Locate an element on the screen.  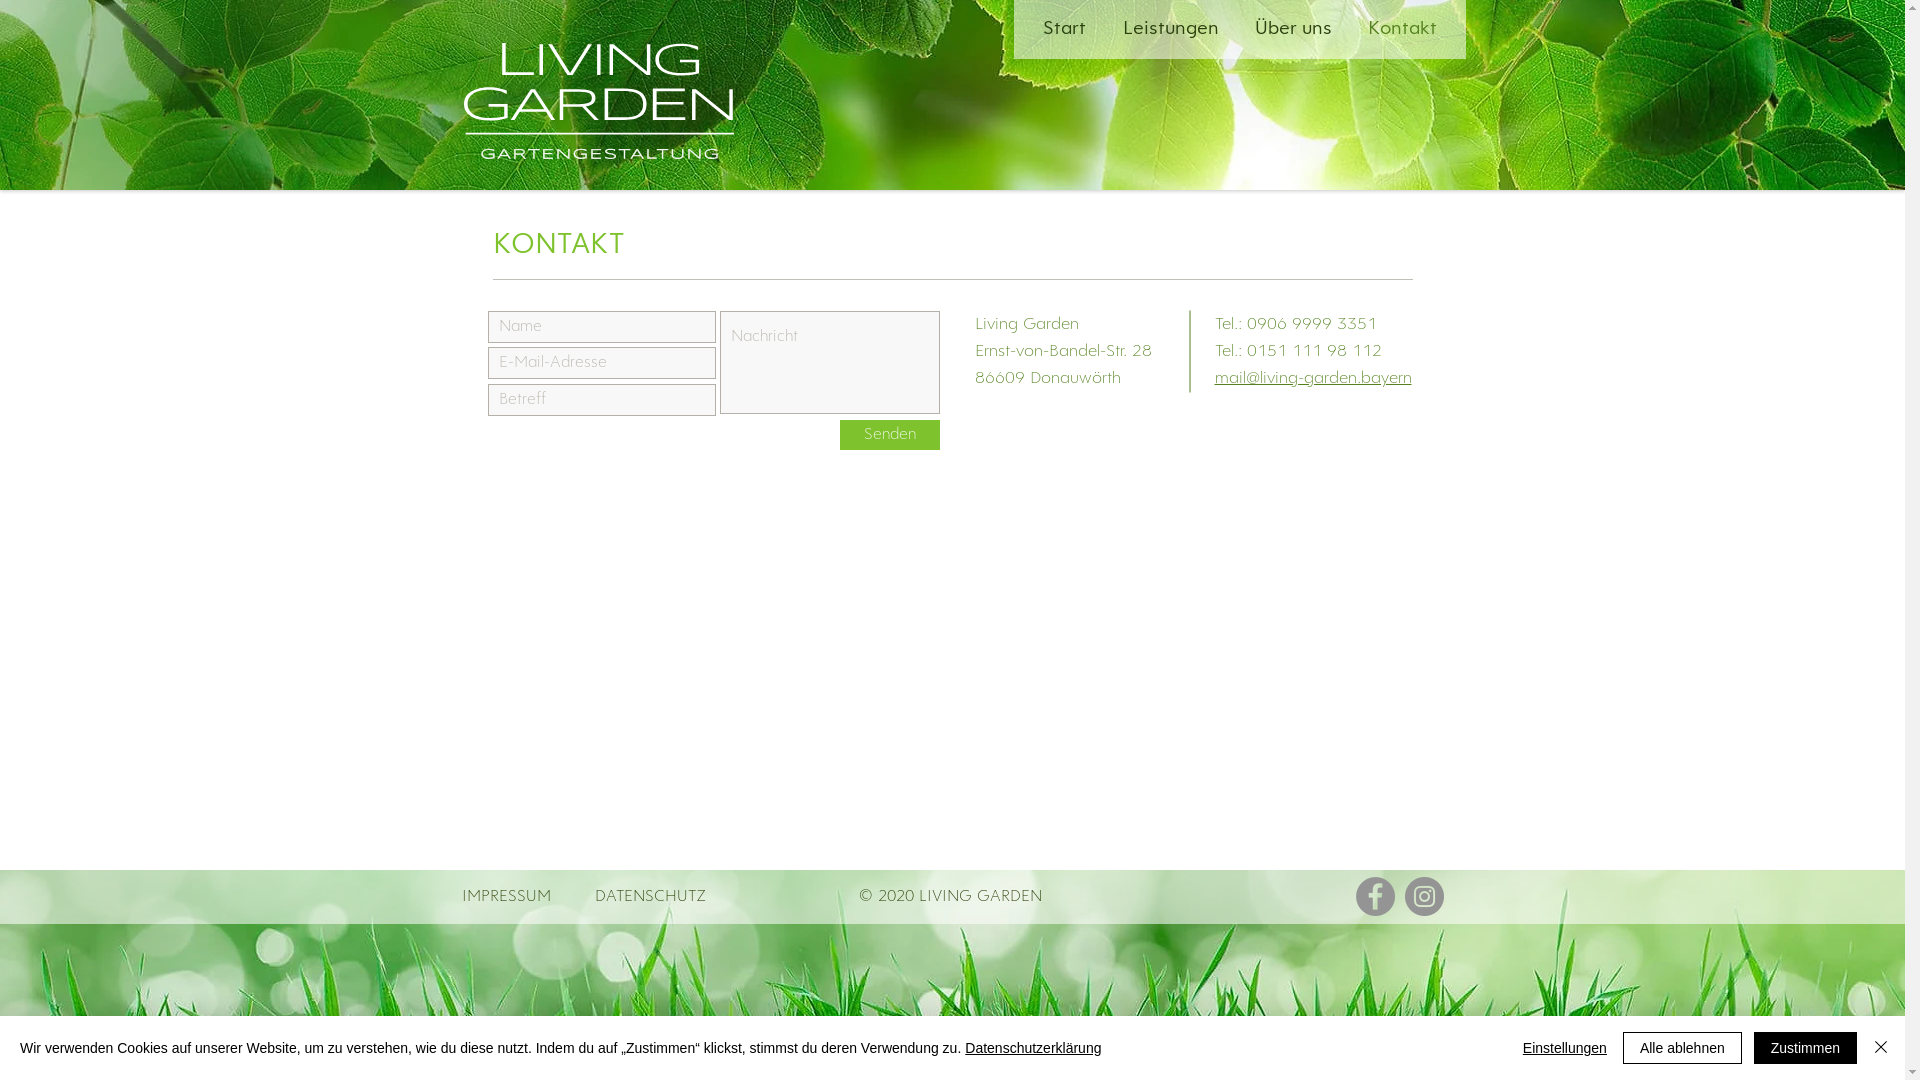
'Zustimmen' is located at coordinates (1805, 1047).